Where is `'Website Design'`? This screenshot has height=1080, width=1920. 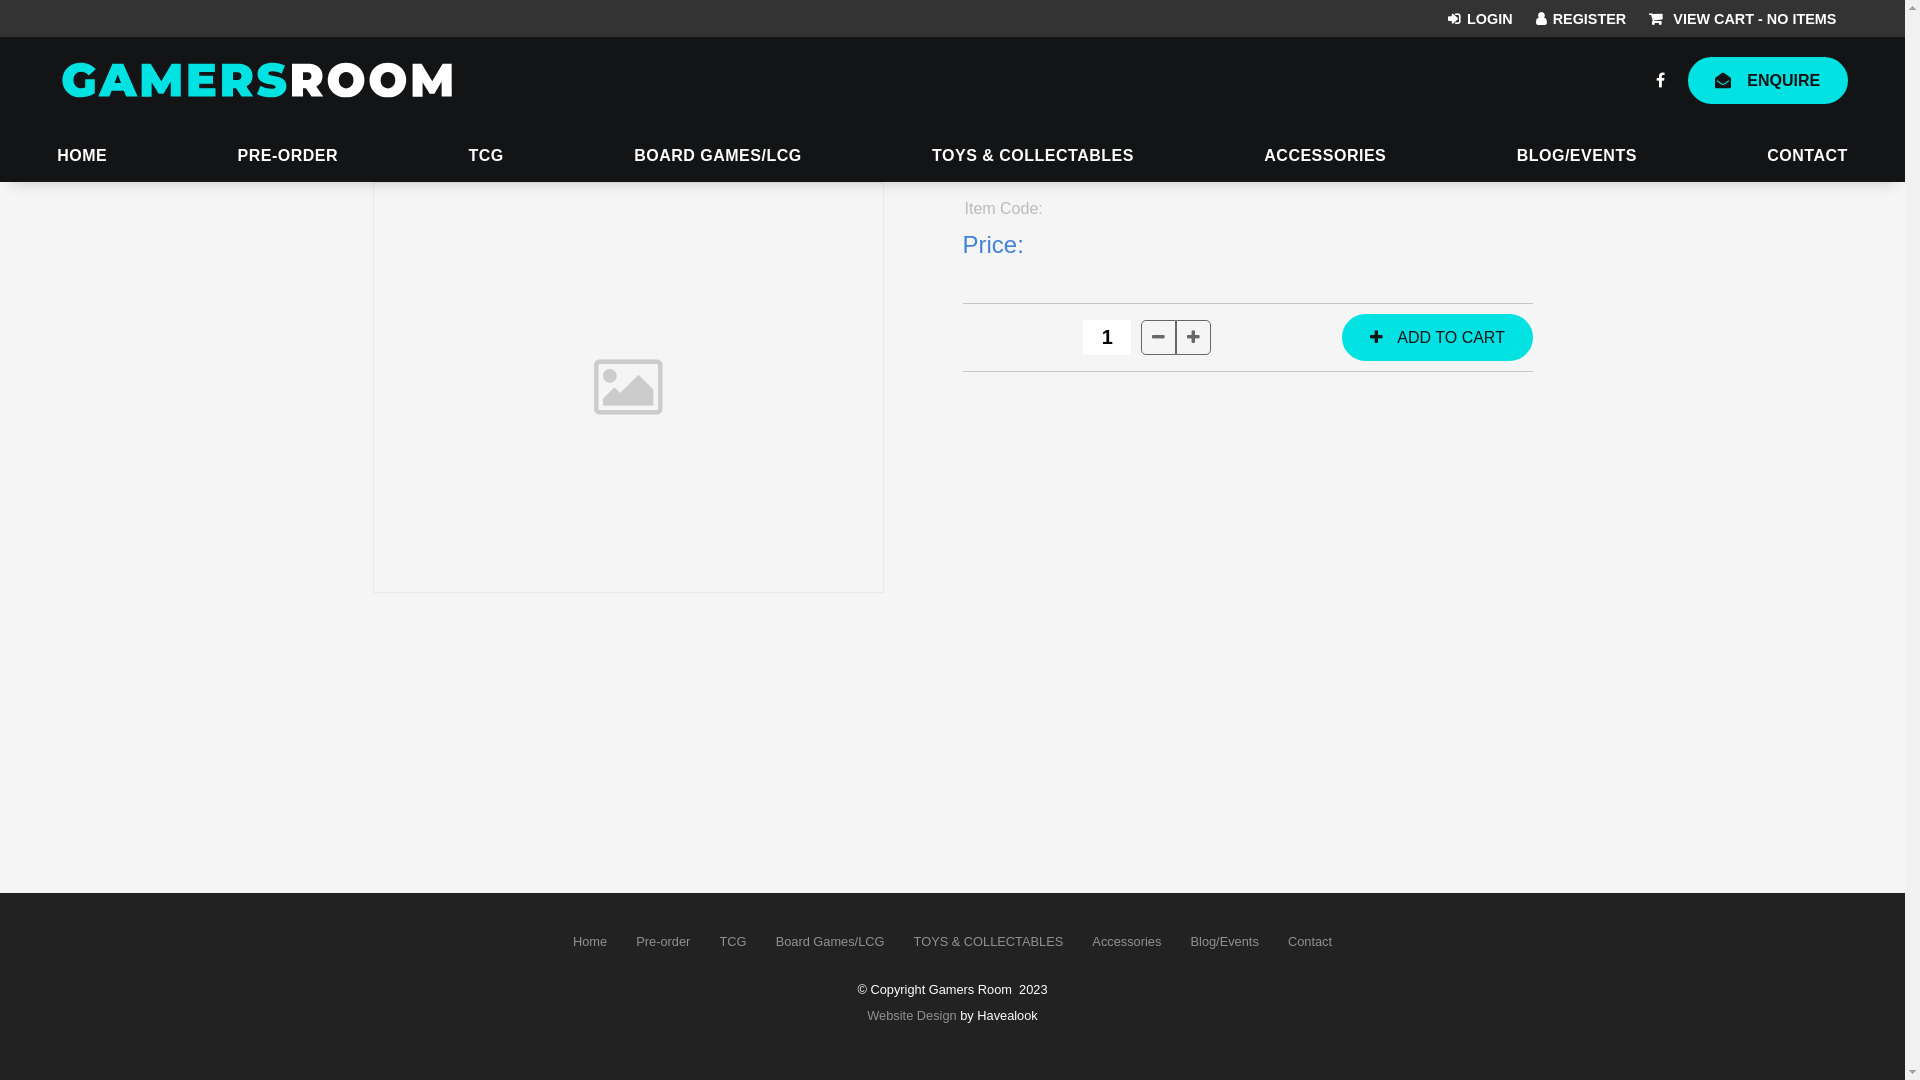
'Website Design' is located at coordinates (867, 1015).